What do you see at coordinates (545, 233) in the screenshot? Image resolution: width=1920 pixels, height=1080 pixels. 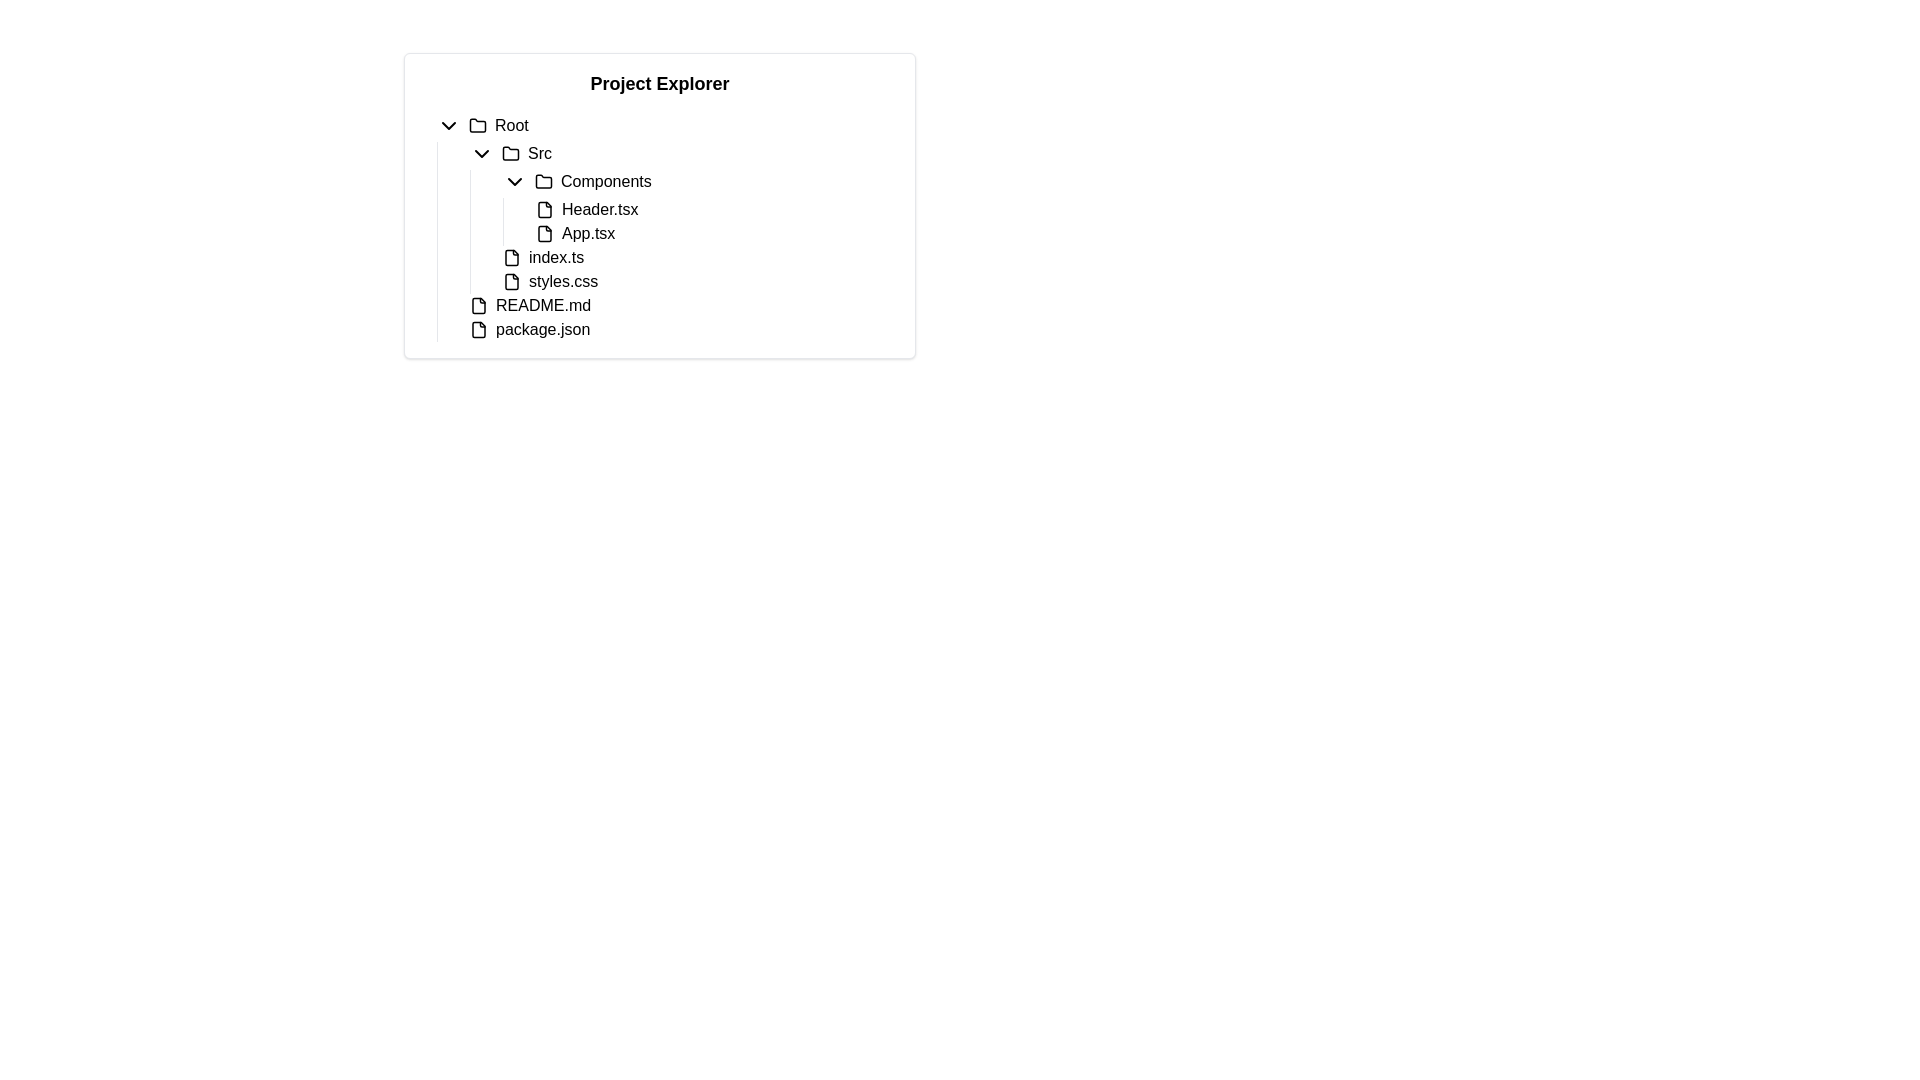 I see `the file document icon representing 'App.tsx' in the file explorer interface` at bounding box center [545, 233].